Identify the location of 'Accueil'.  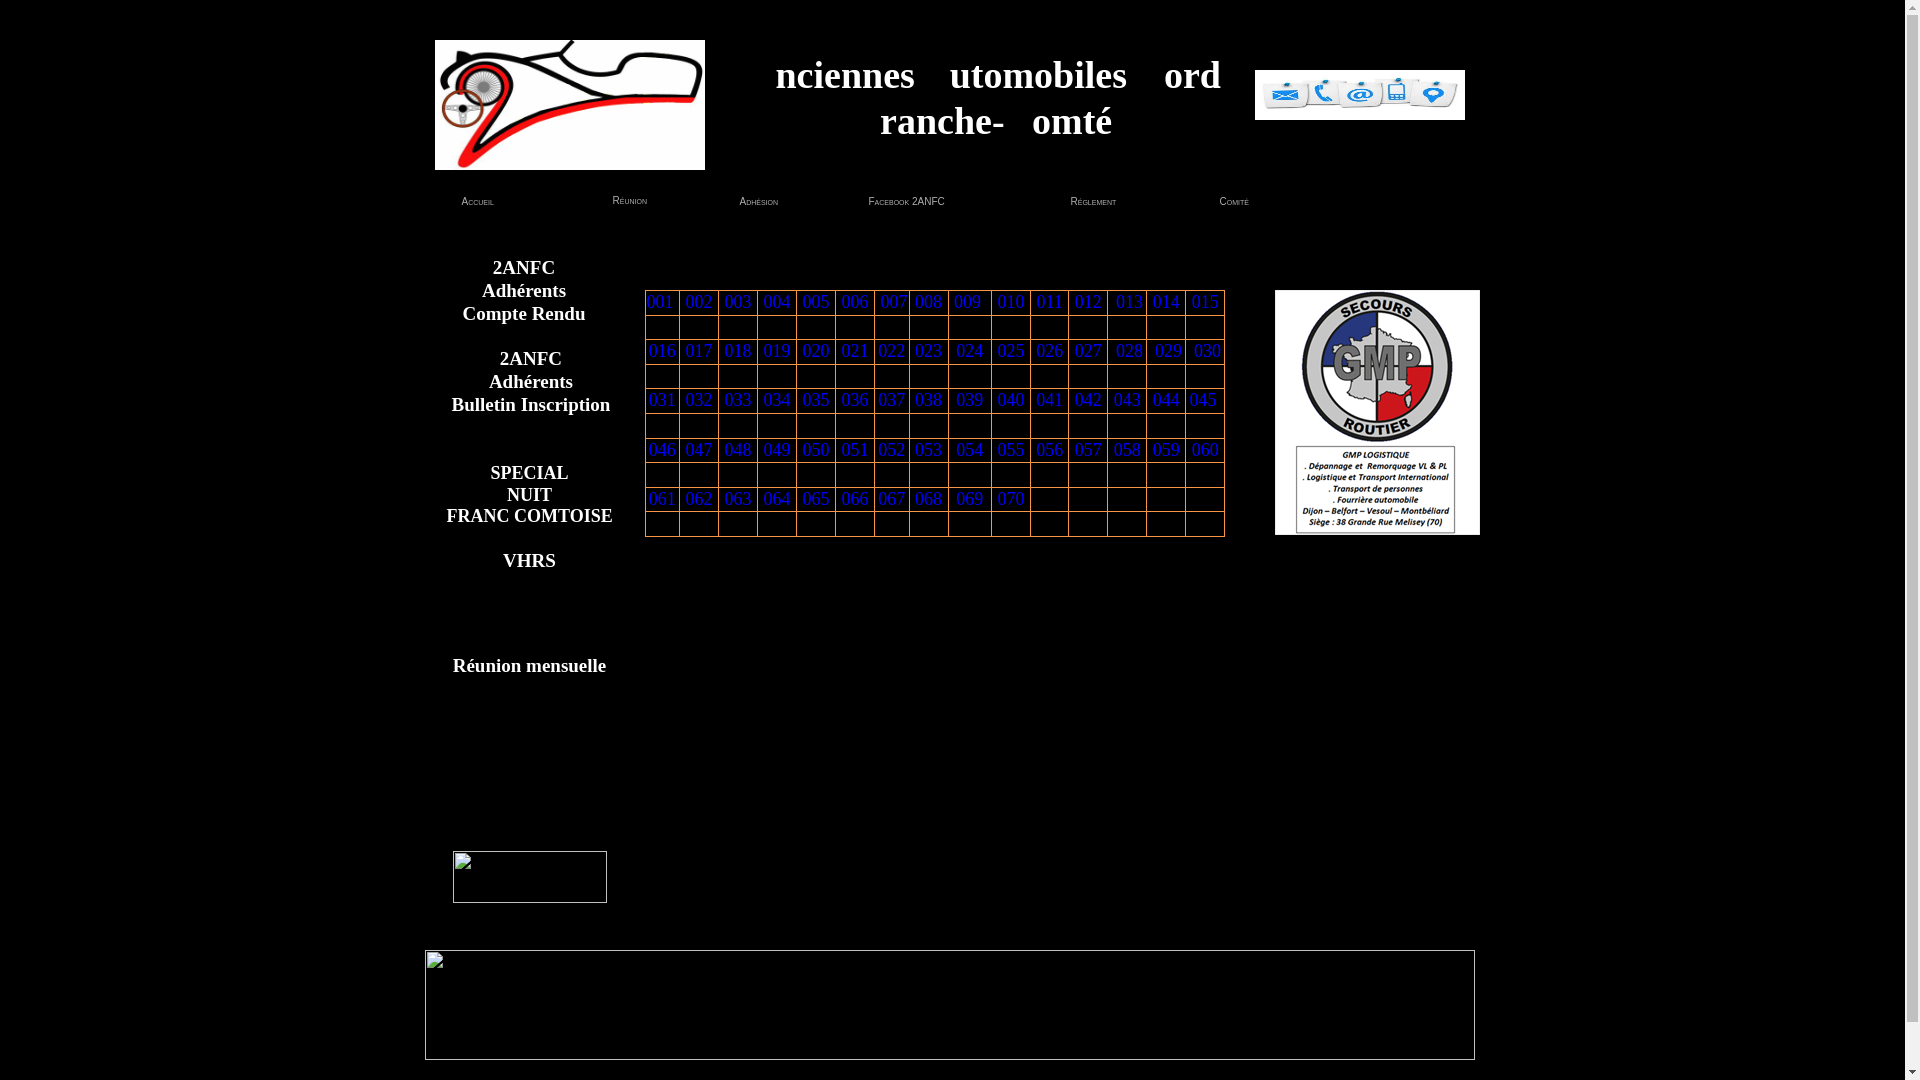
(477, 201).